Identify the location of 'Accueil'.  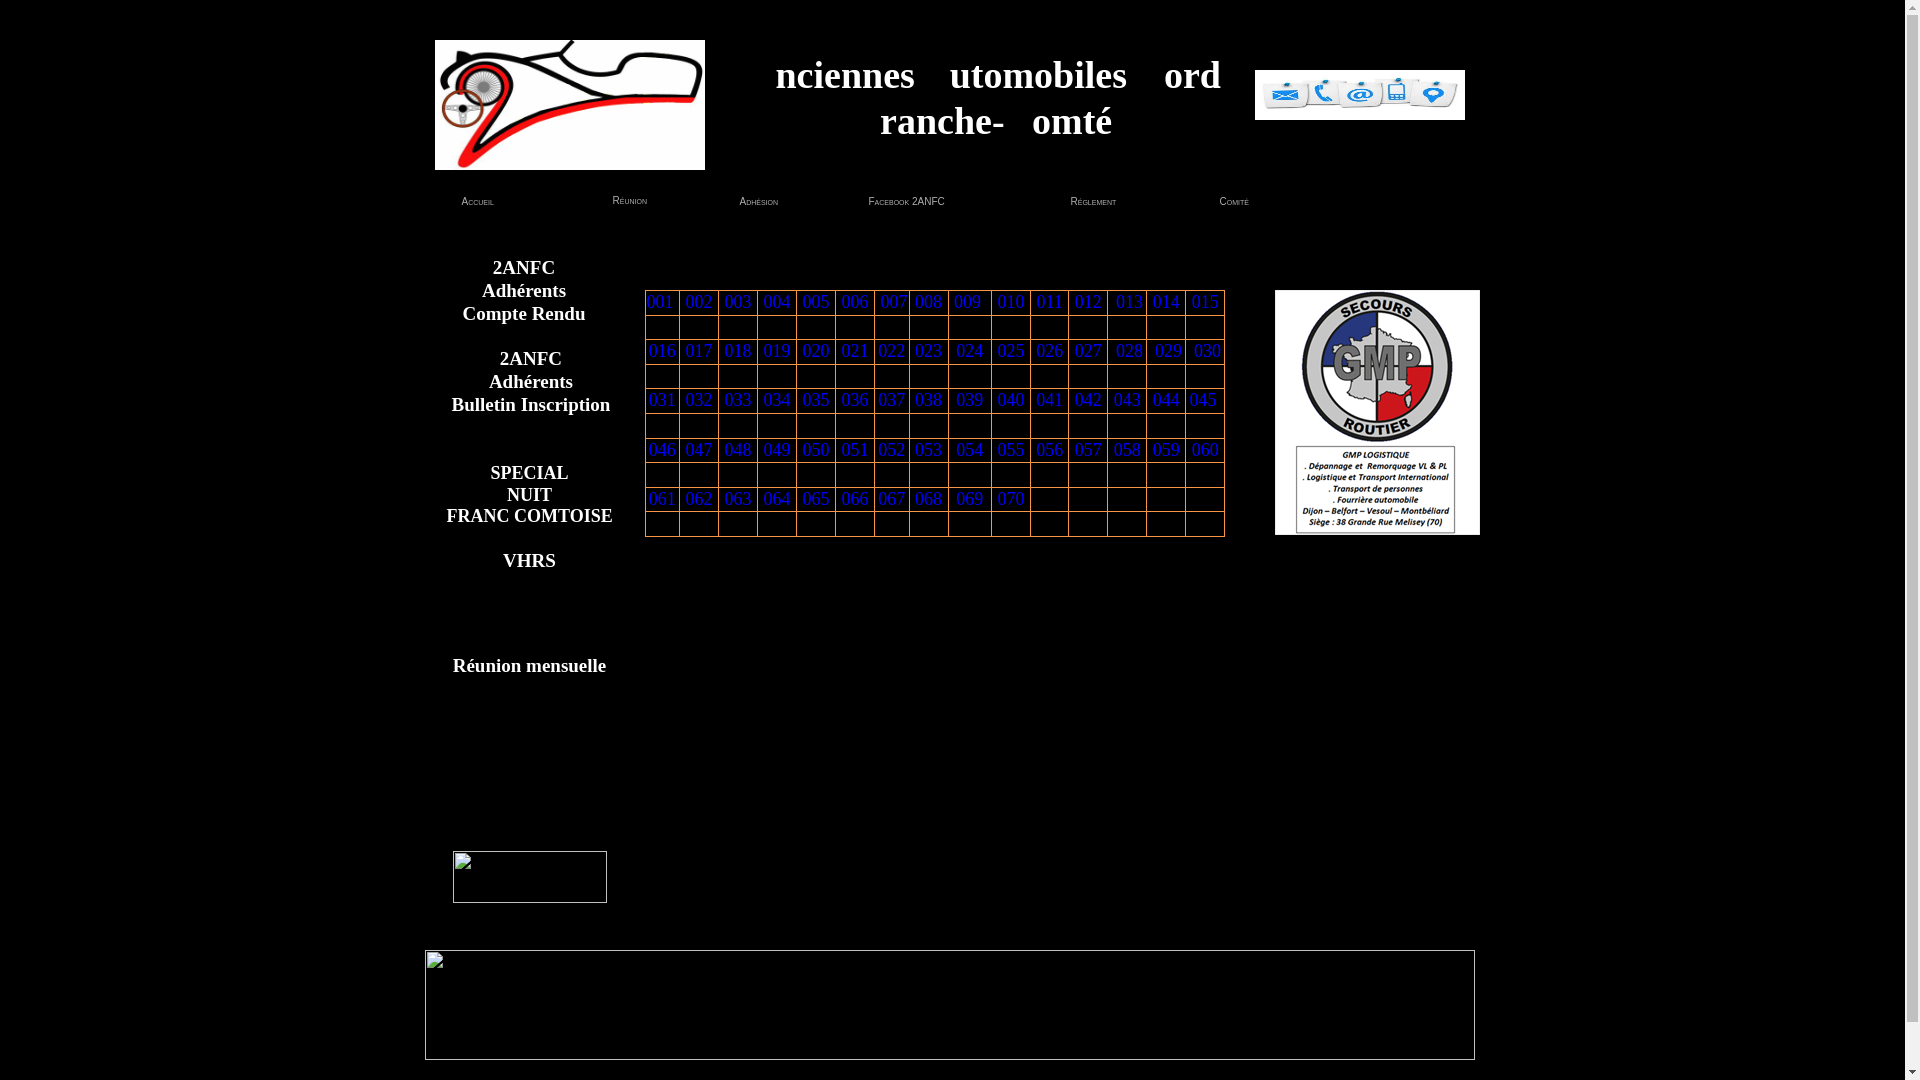
(477, 201).